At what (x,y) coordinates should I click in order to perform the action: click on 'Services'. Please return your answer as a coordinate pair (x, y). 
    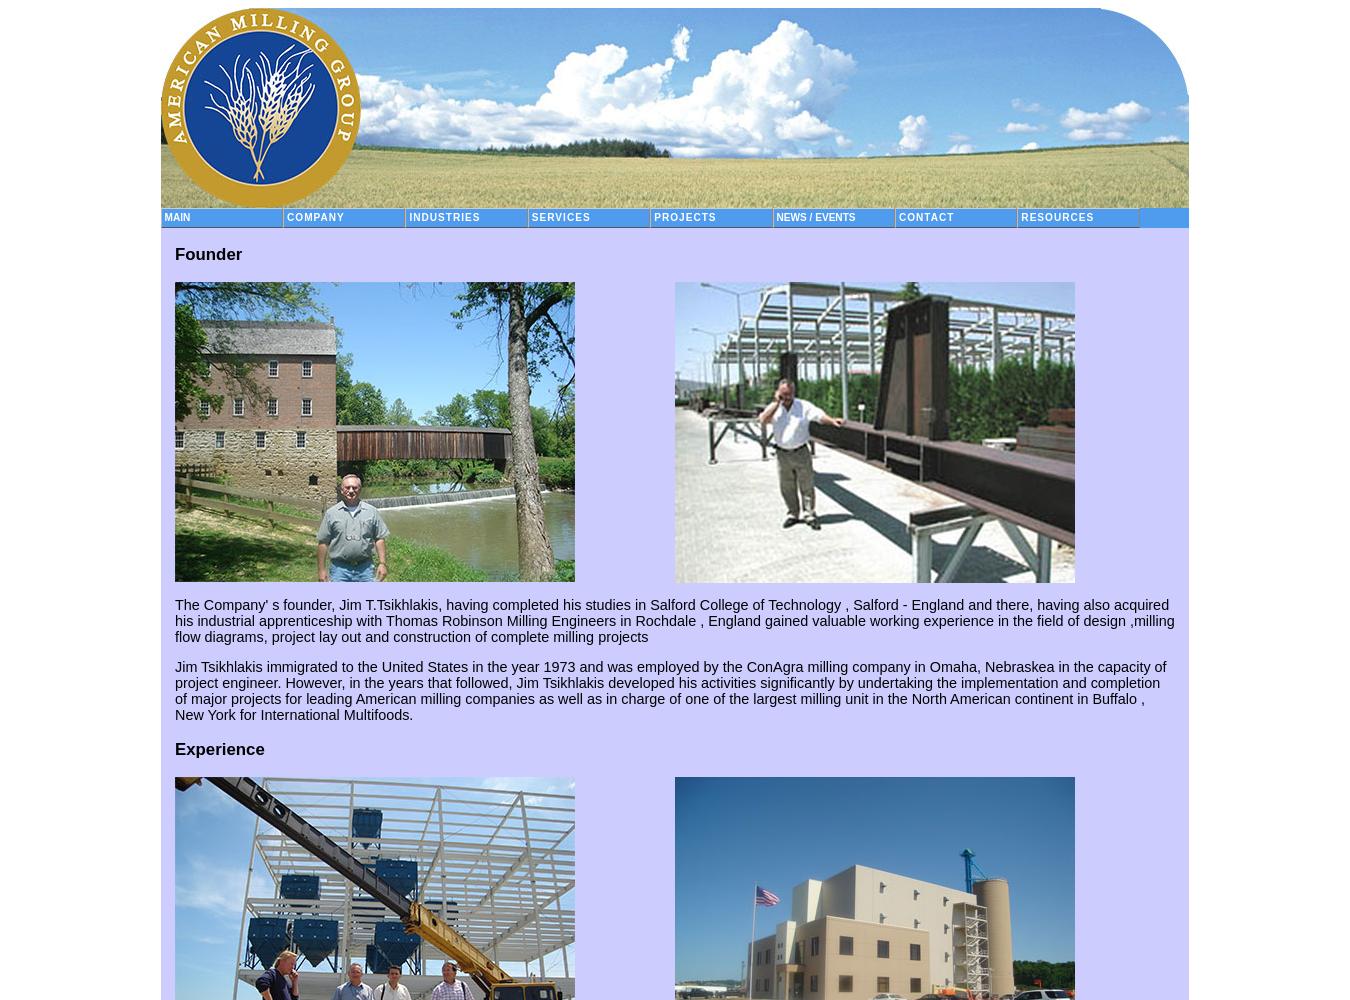
    Looking at the image, I should click on (559, 216).